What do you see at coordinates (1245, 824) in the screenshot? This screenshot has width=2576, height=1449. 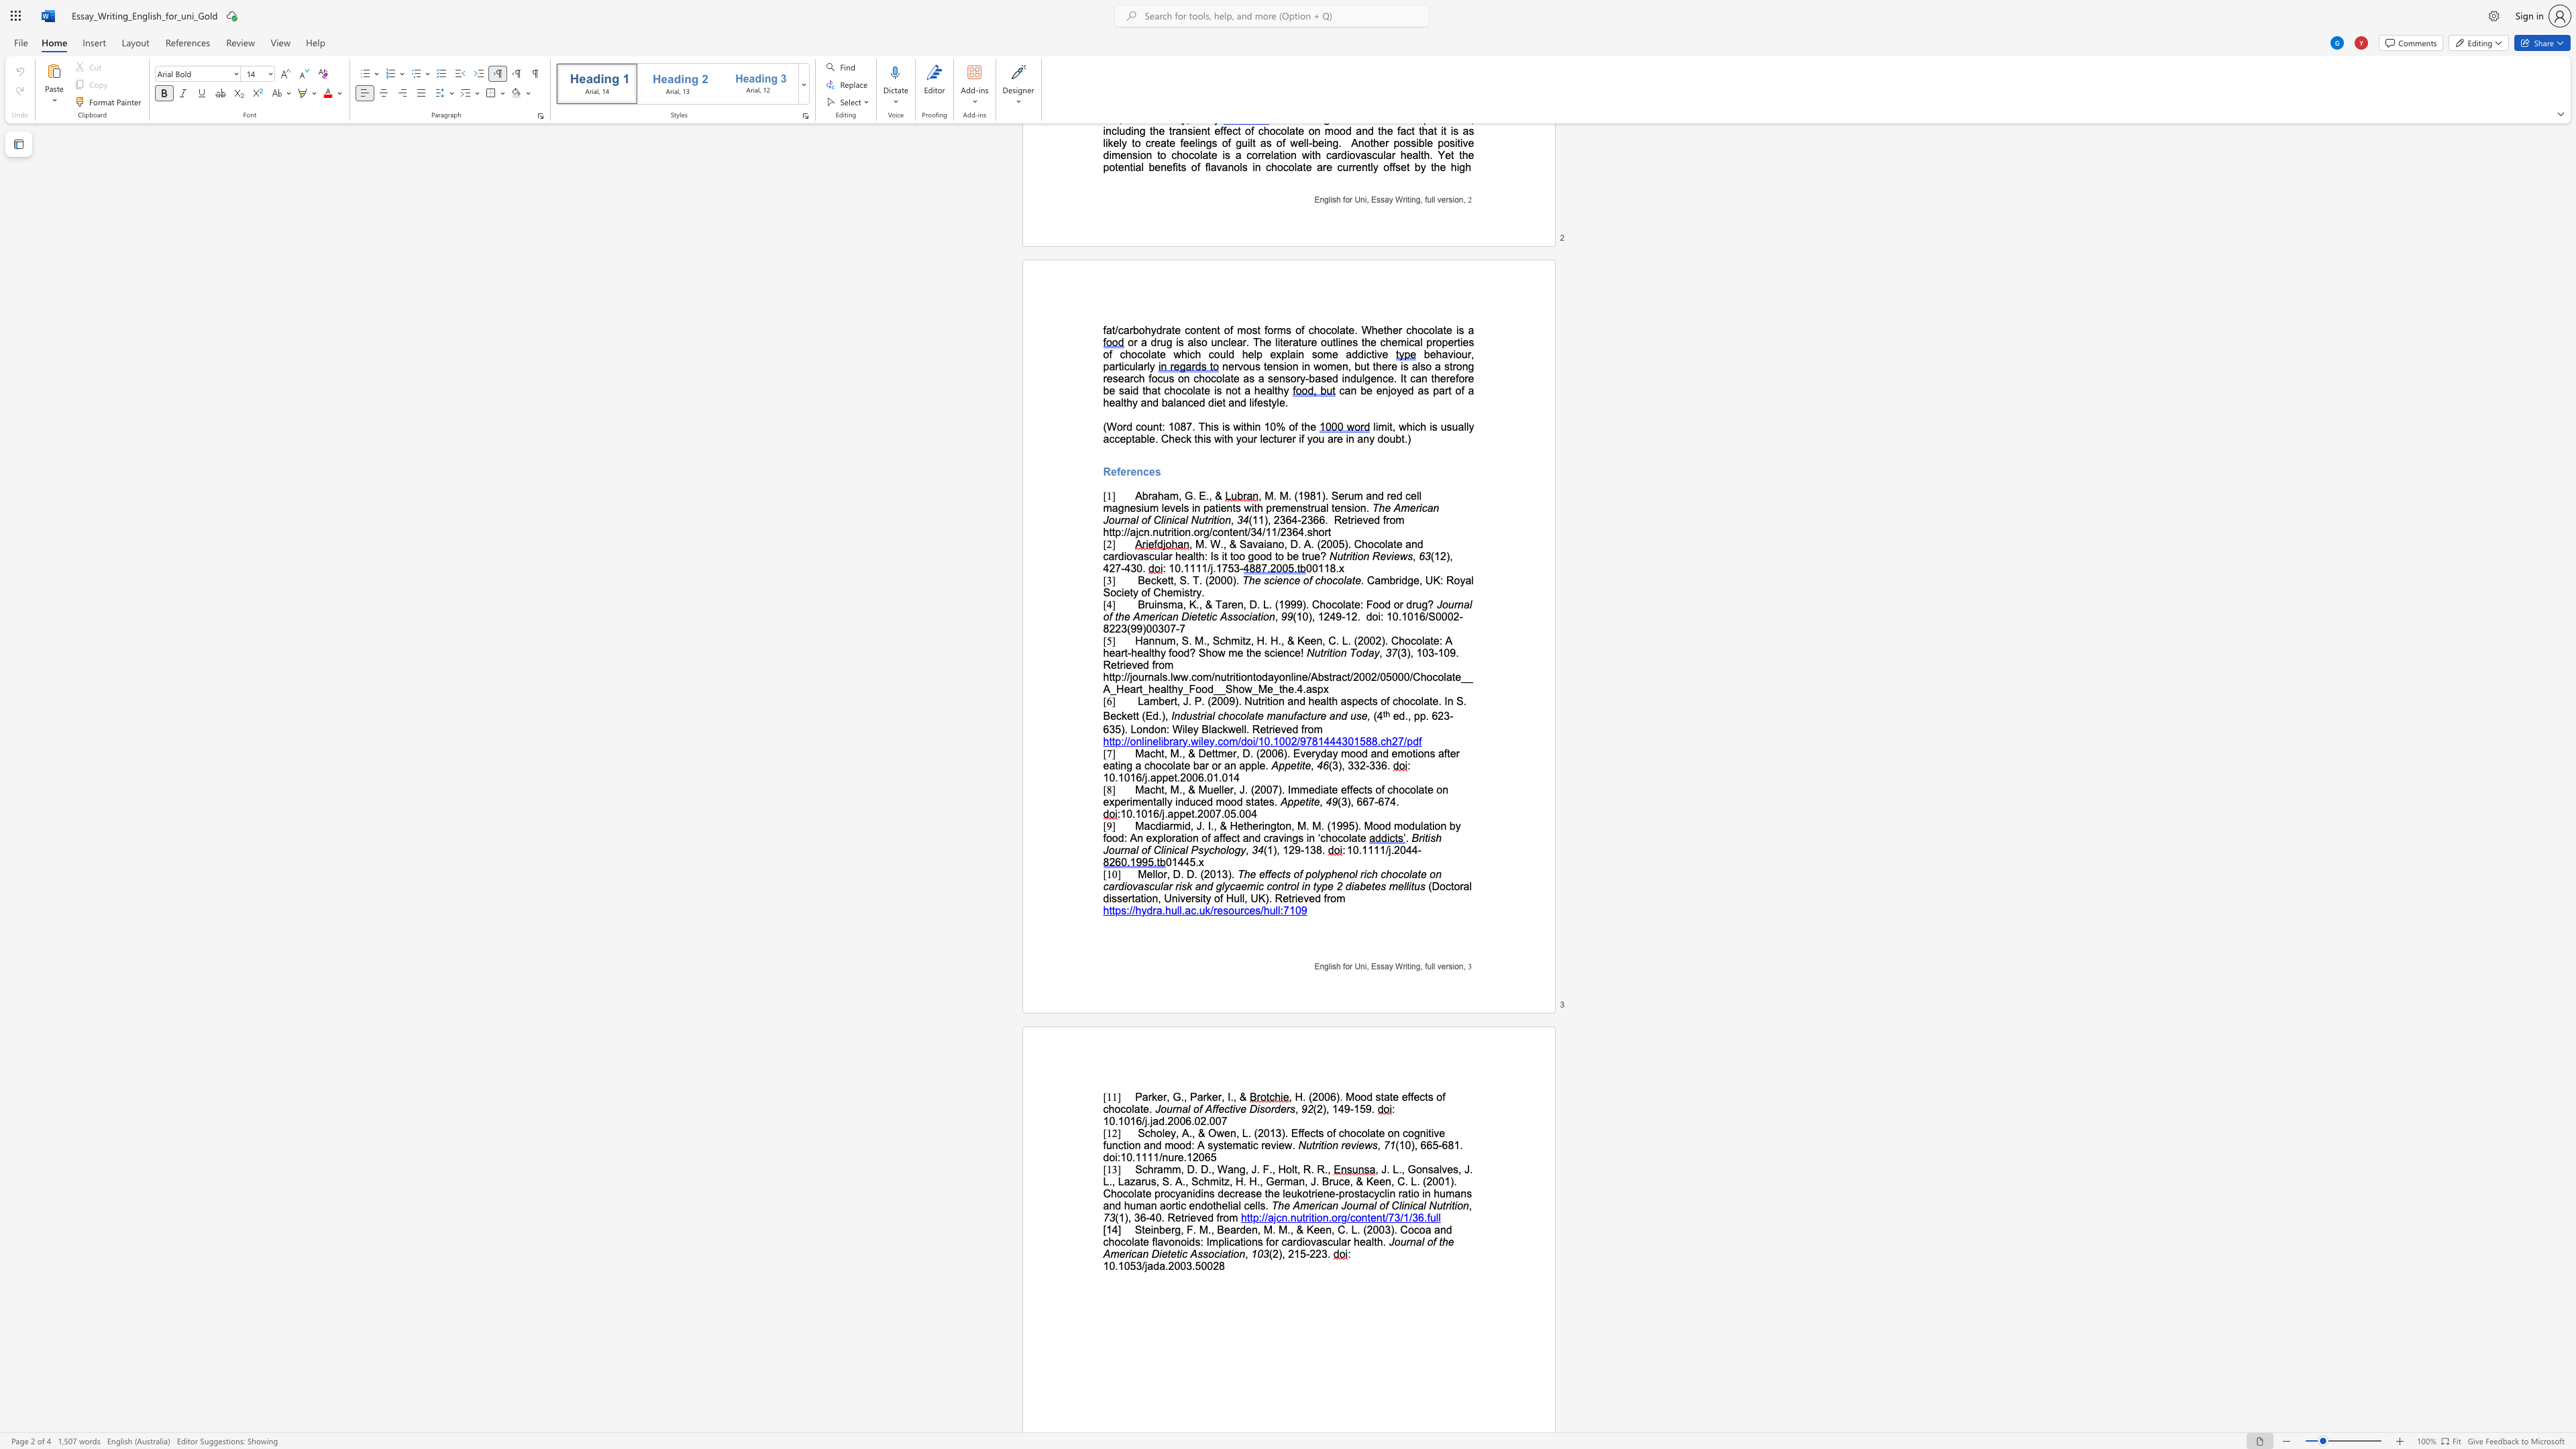 I see `the subset text "herington, M. M. (1995). Mood modulation by food: An explora" within the text "Macdiarmid, J. I., & Hetherington, M. M. (1995). Mood modulation by food: An exploration of affect and cravings in ‘chocolate"` at bounding box center [1245, 824].